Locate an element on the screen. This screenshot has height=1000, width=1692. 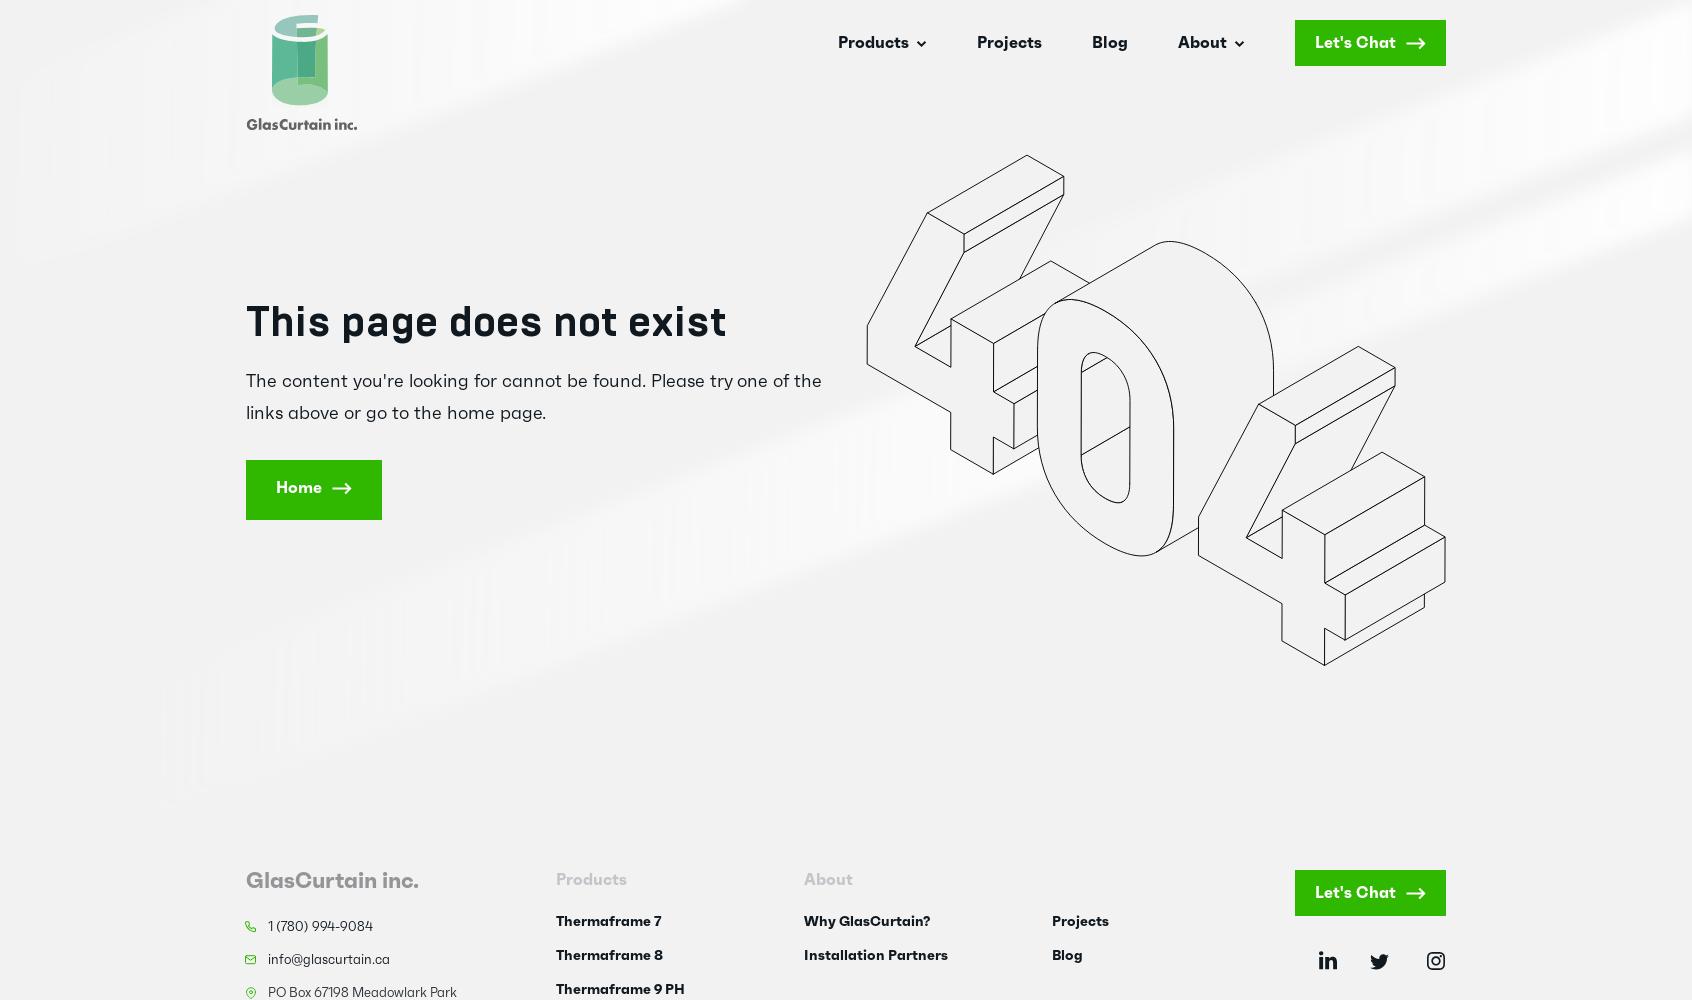
'PO Box 67198 Meadowlark Park' is located at coordinates (362, 992).